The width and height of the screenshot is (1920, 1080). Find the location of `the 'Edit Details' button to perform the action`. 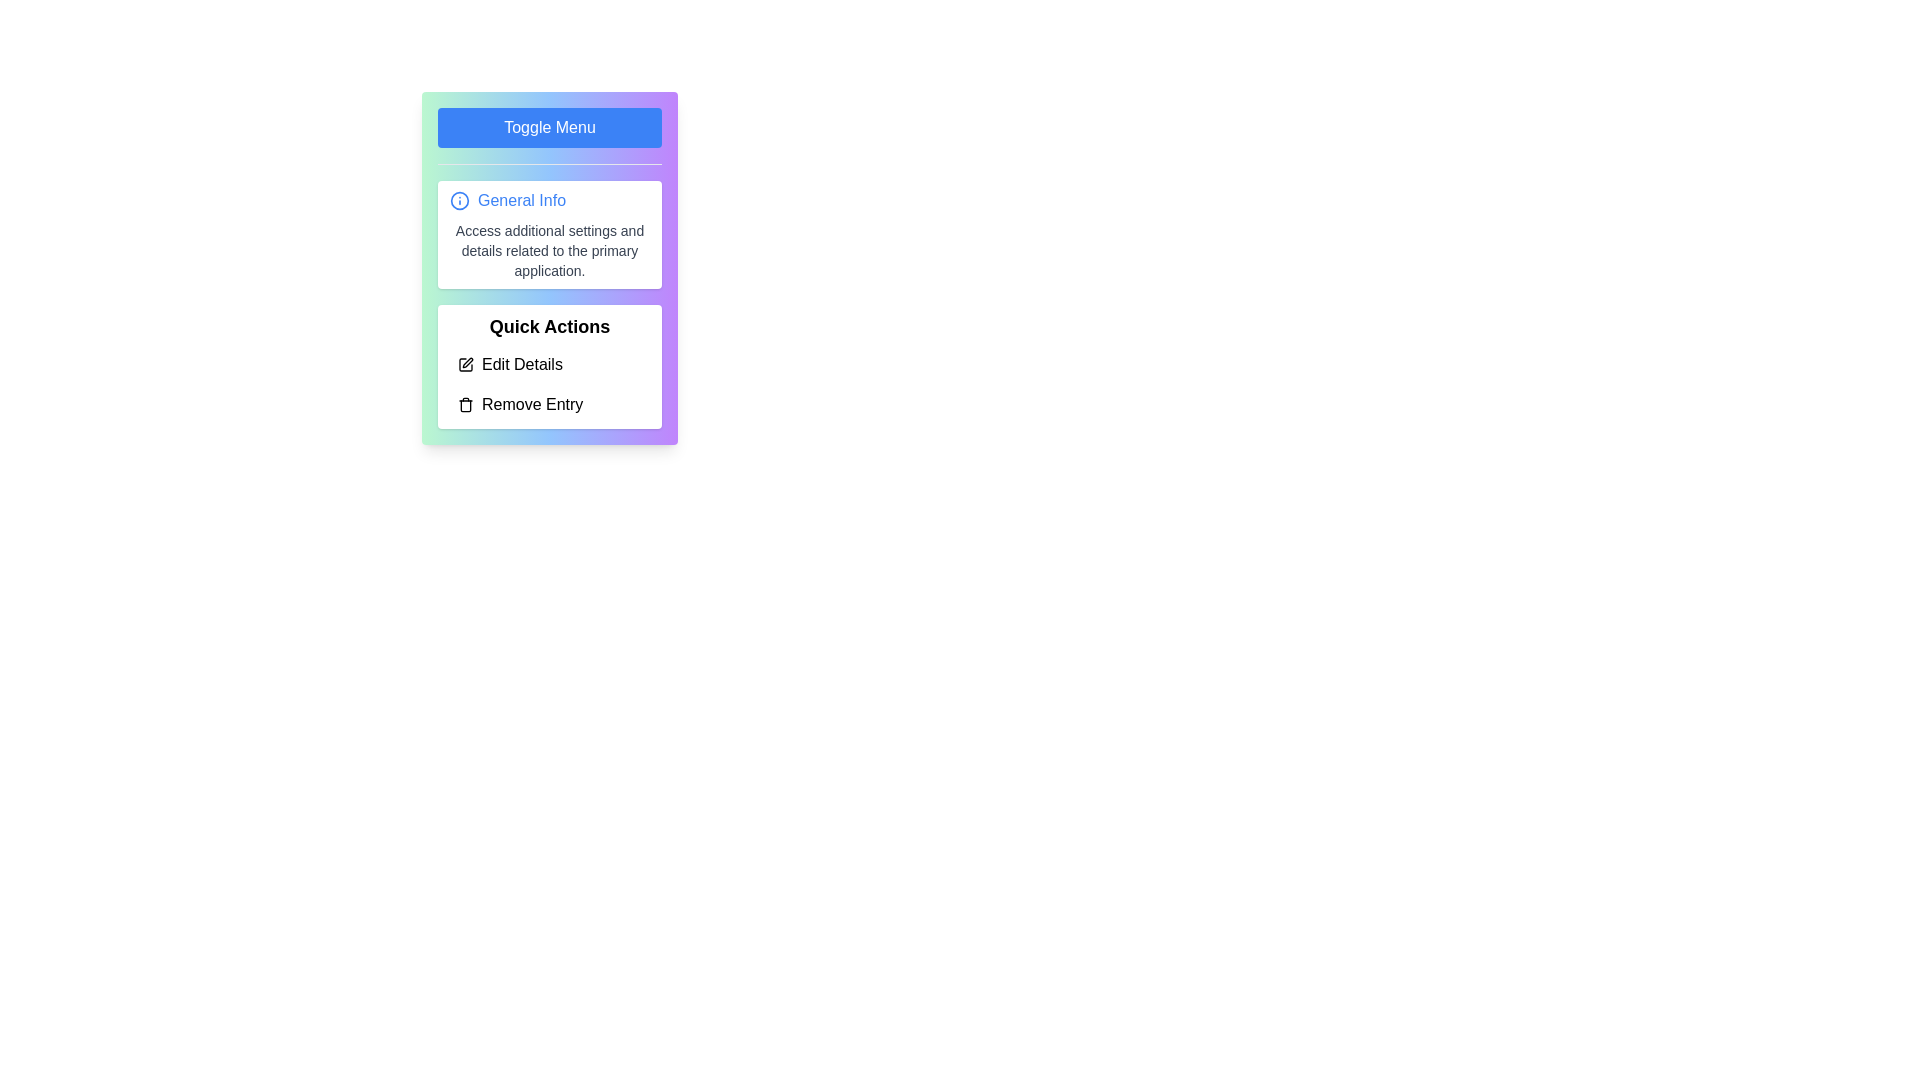

the 'Edit Details' button to perform the action is located at coordinates (550, 365).